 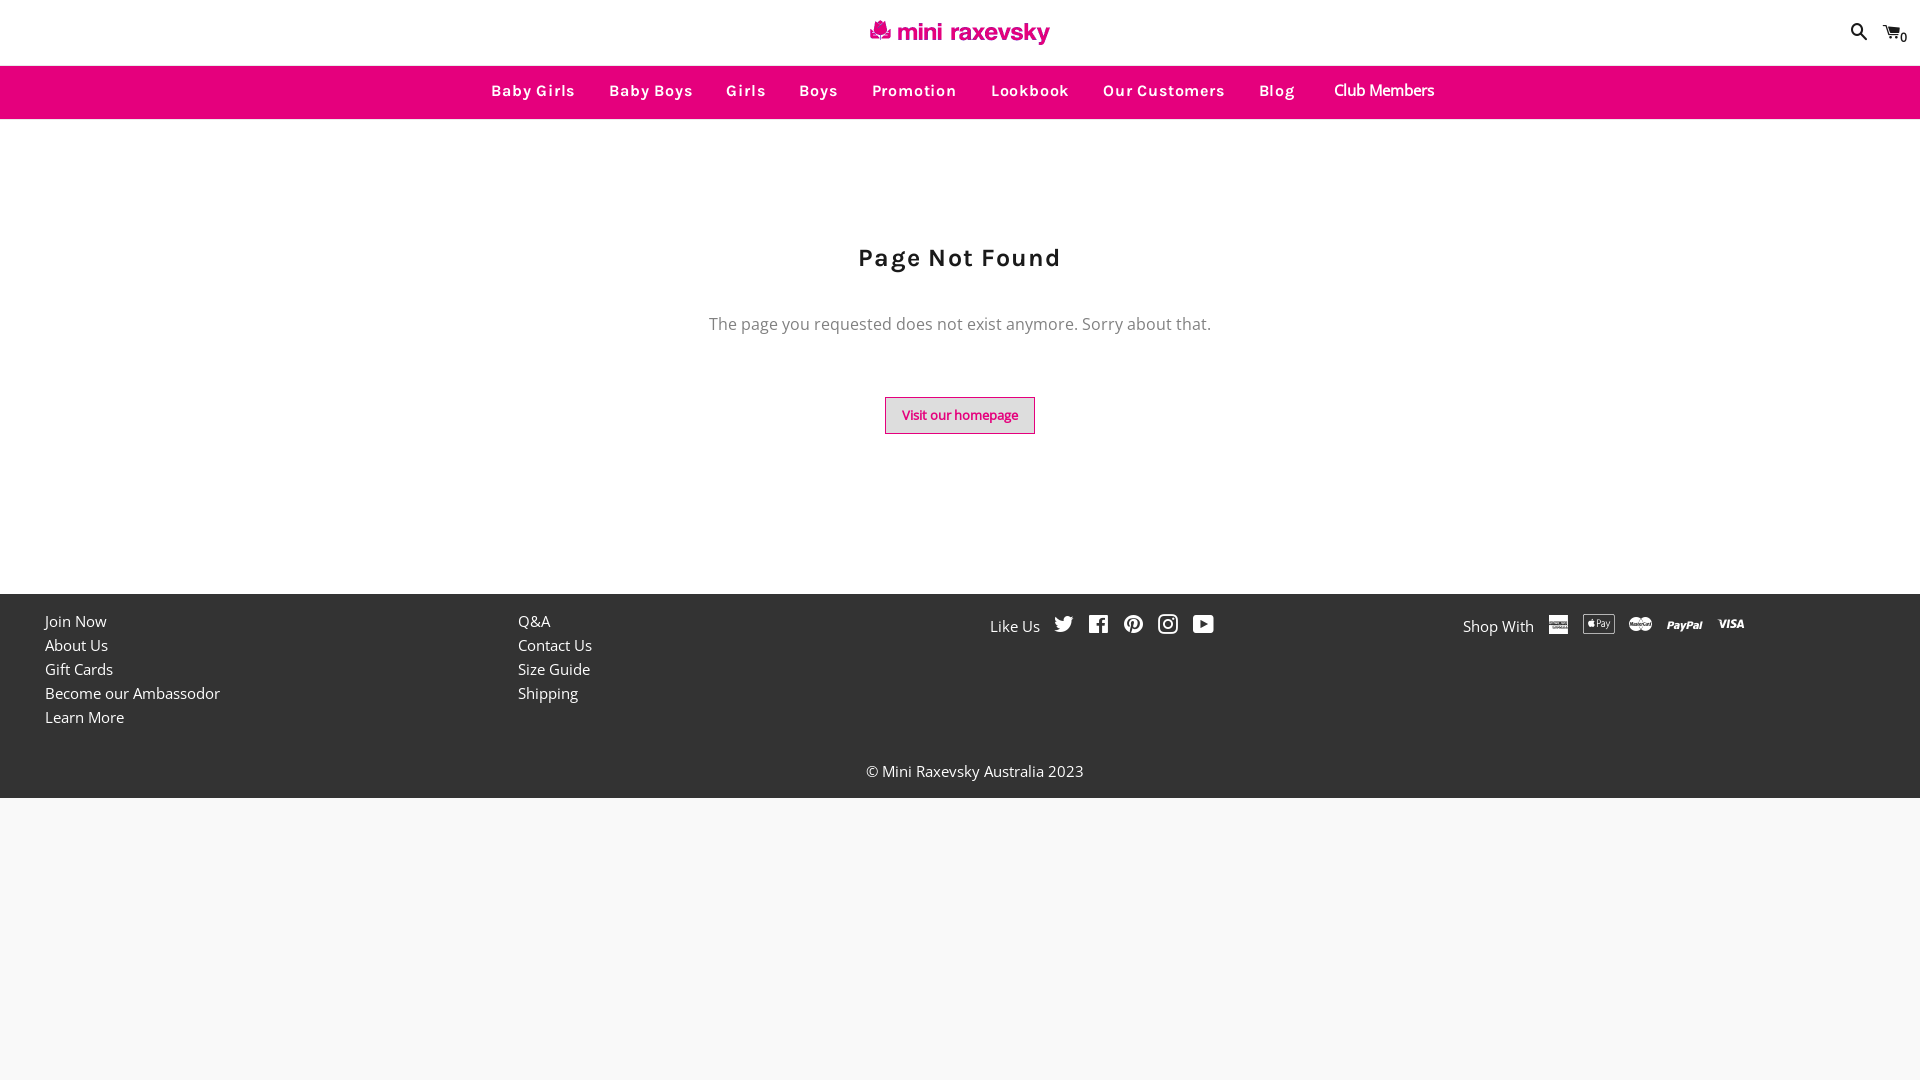 What do you see at coordinates (131, 692) in the screenshot?
I see `'Become our Ambassodor'` at bounding box center [131, 692].